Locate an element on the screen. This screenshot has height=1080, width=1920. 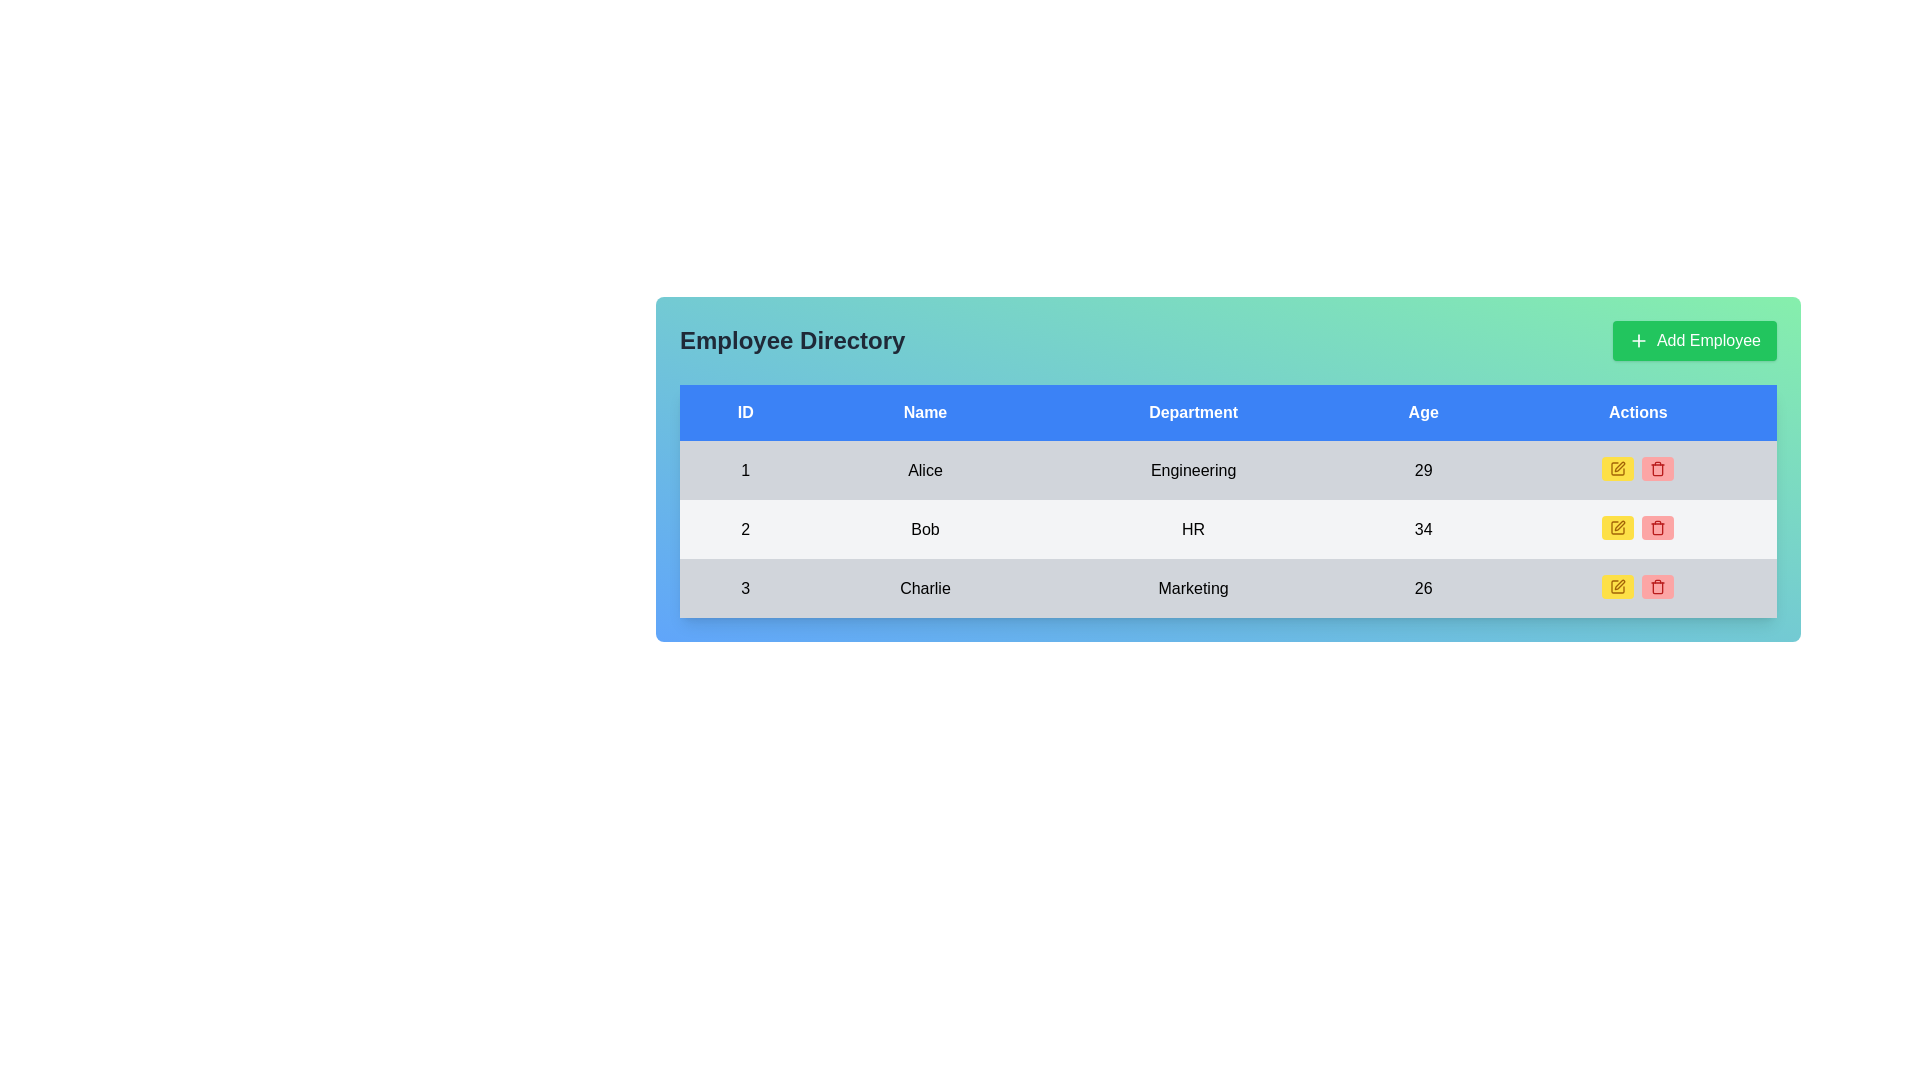
the small, yellow rectangular button with a pencil icon for editing, located in the second row of the actions column in the table is located at coordinates (1618, 527).